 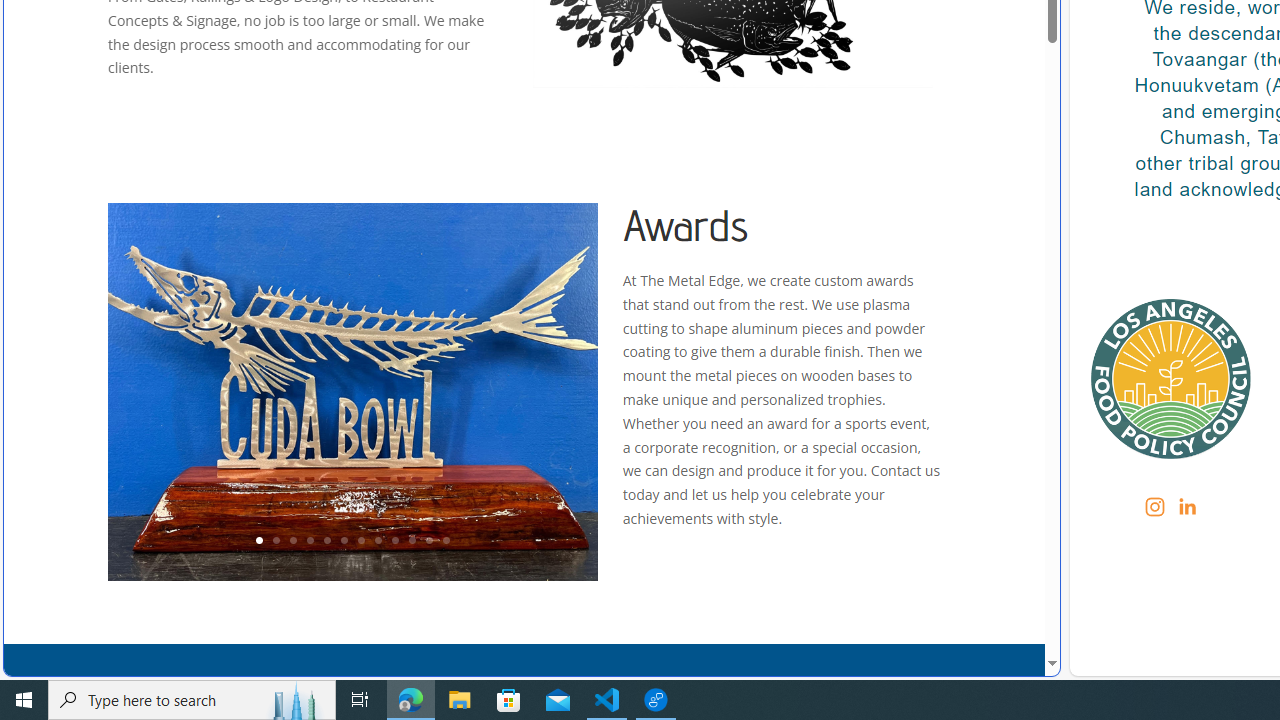 I want to click on '7', so click(x=360, y=541).